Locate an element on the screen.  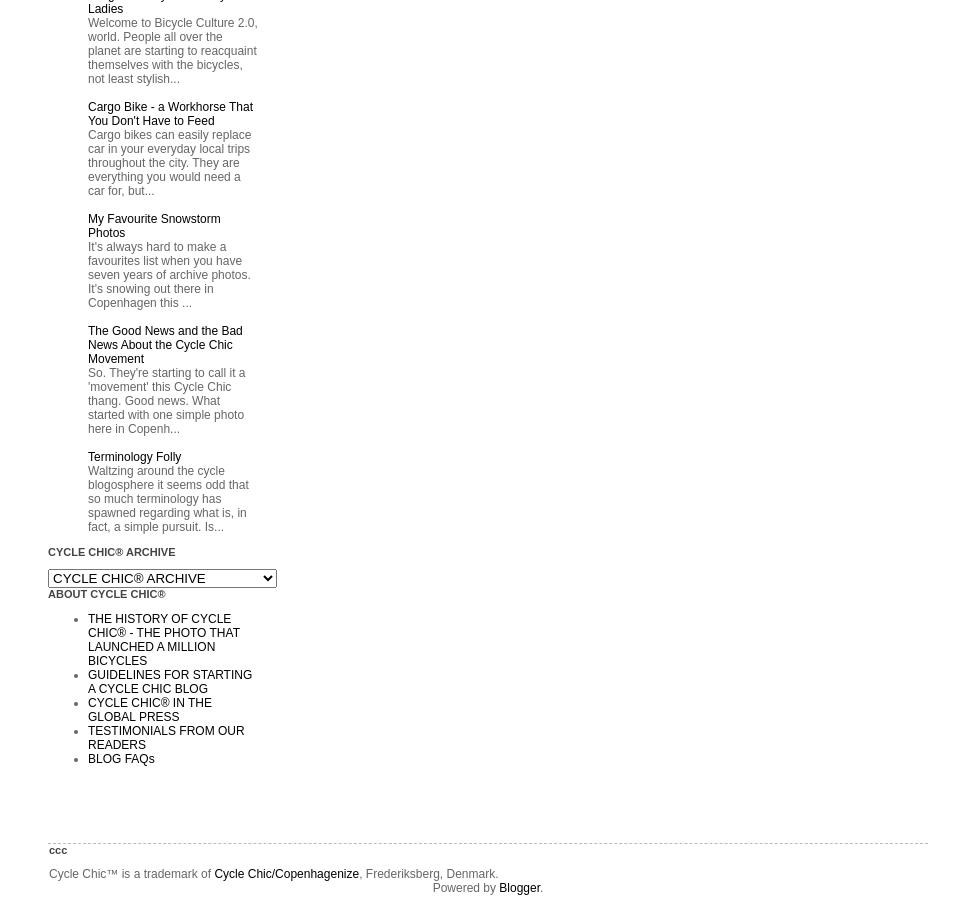
'BLOG FAQs' is located at coordinates (121, 758).